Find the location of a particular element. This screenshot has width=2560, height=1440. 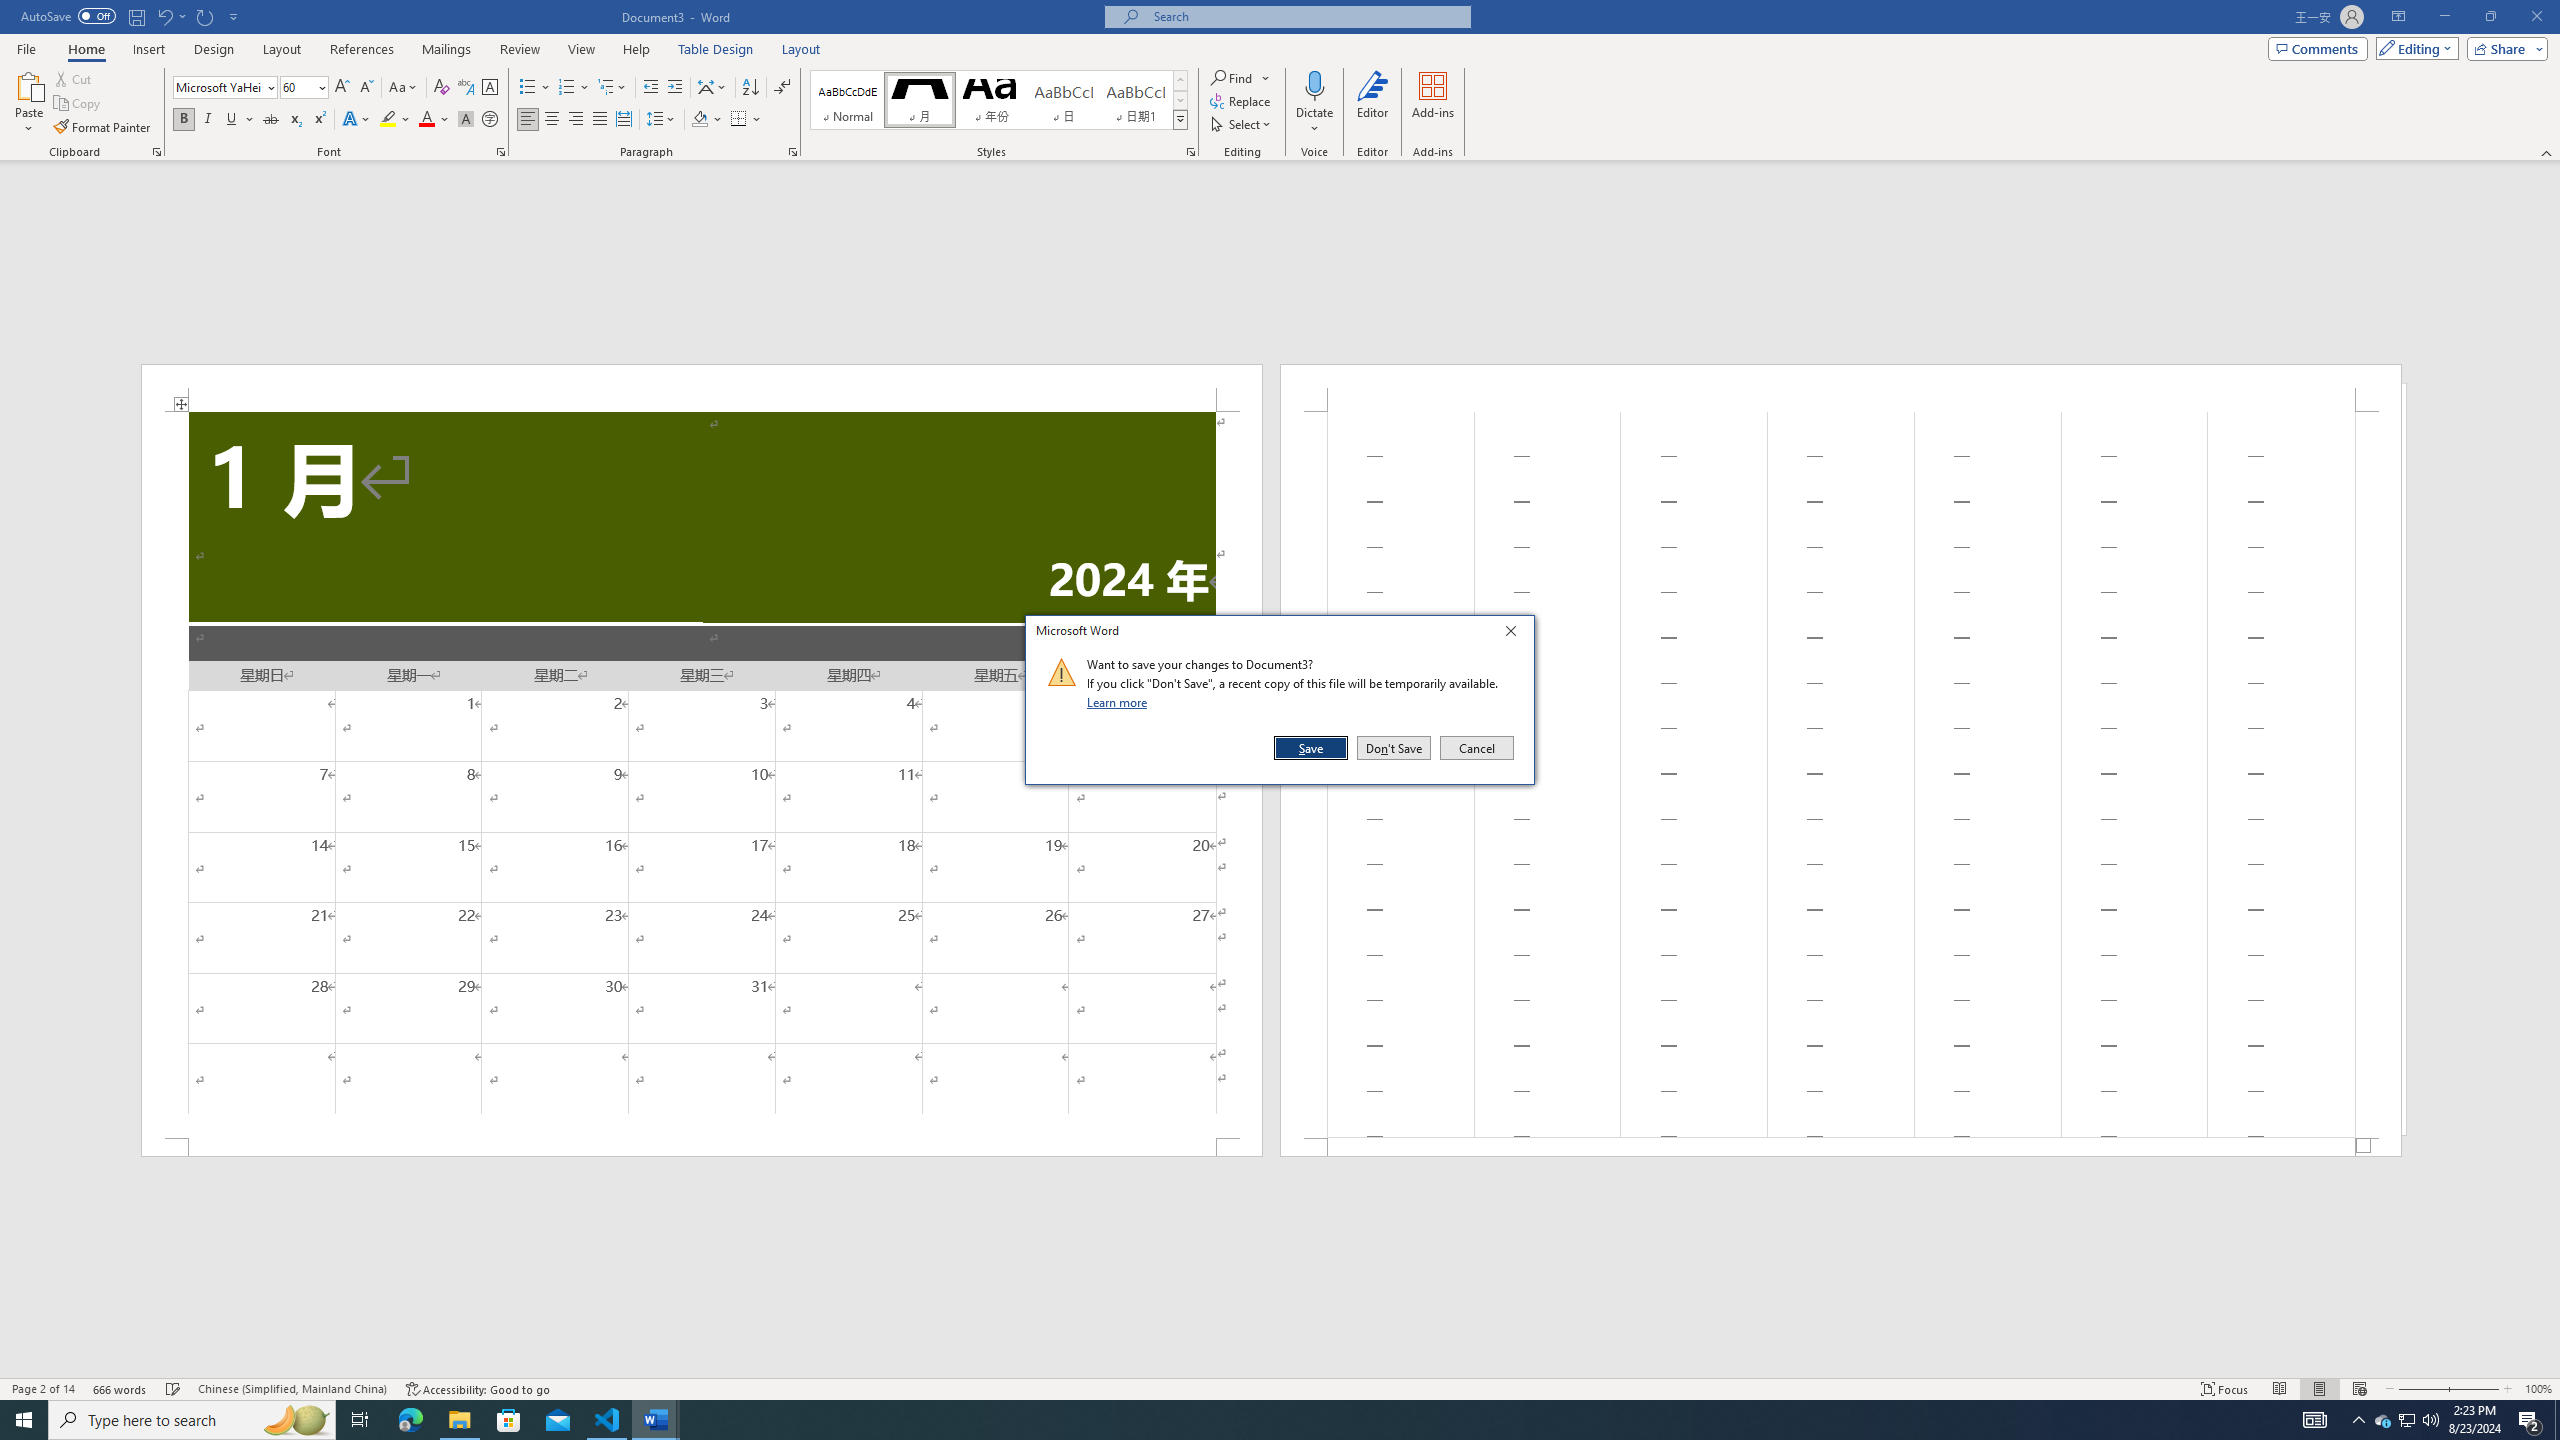

'Class: NetUIImage' is located at coordinates (1061, 671).